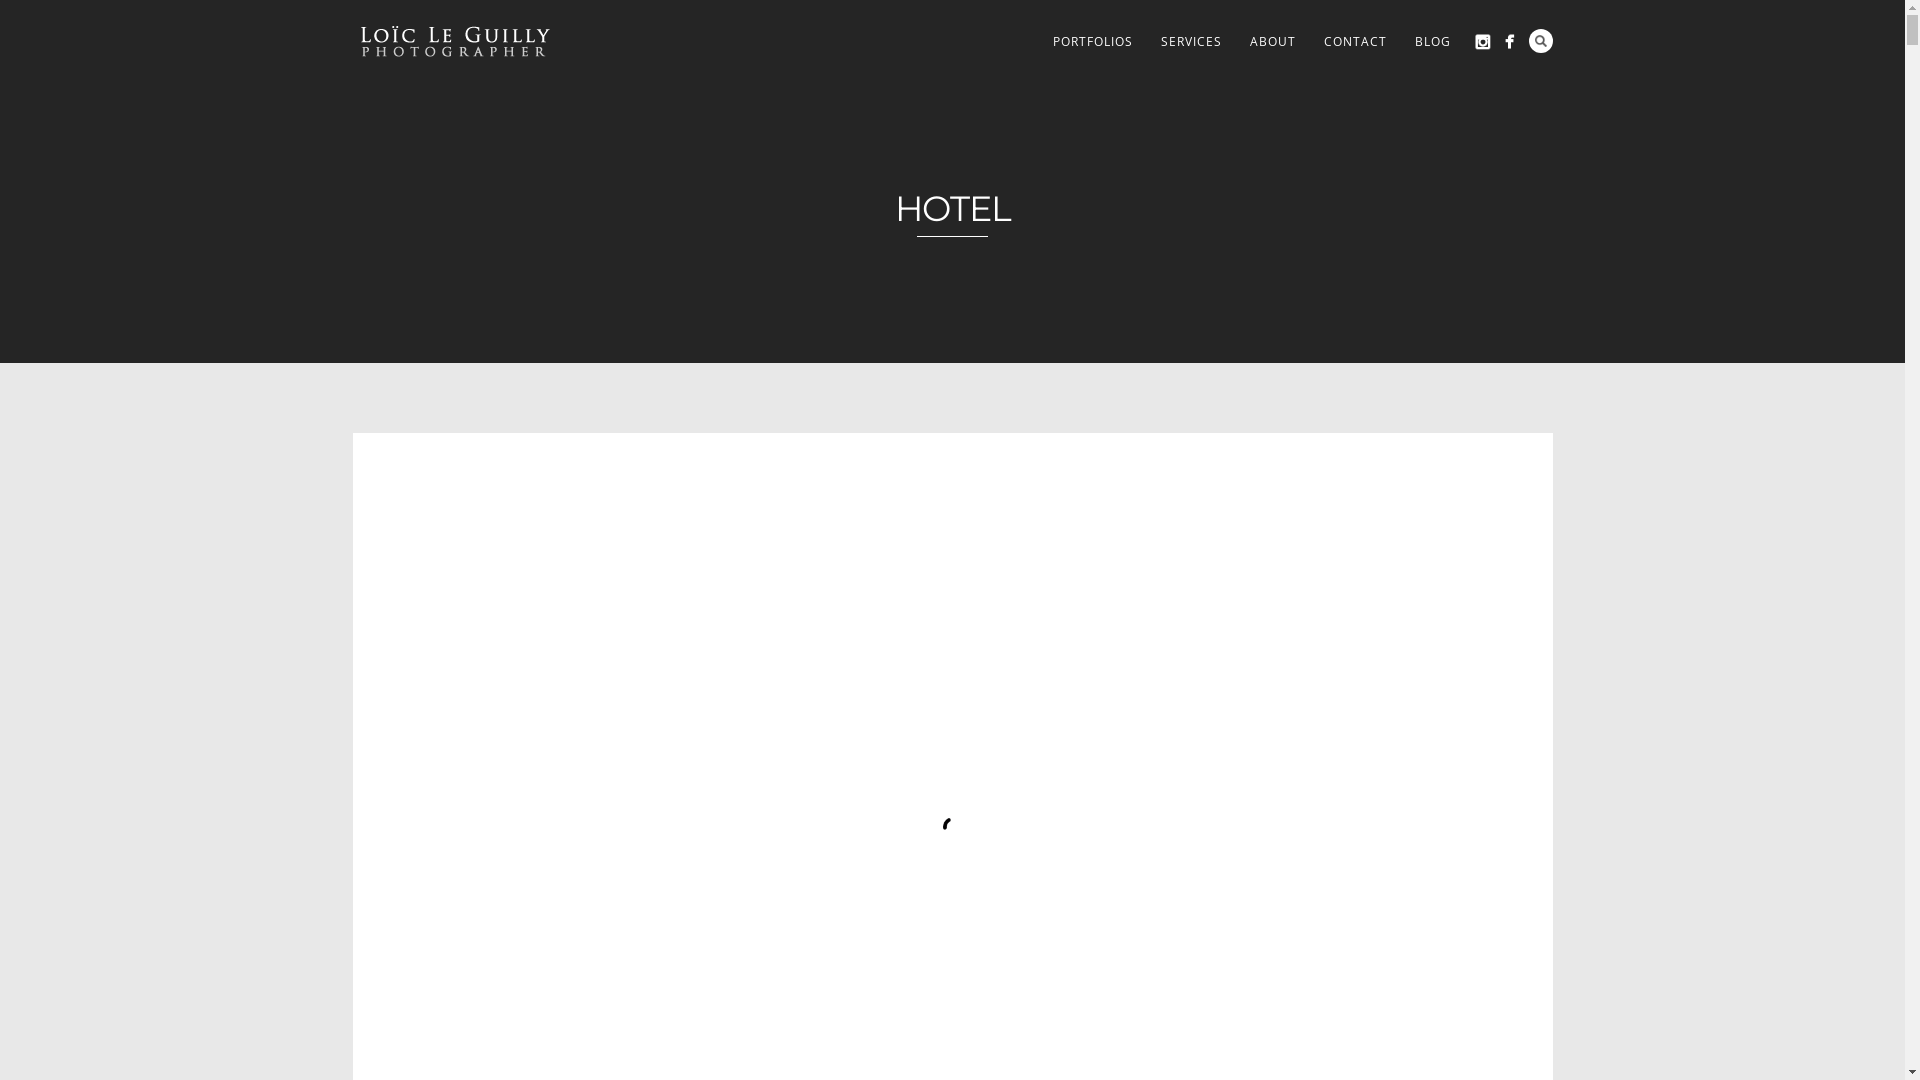 The height and width of the screenshot is (1080, 1920). I want to click on 'PORTFOLIOS', so click(1091, 42).